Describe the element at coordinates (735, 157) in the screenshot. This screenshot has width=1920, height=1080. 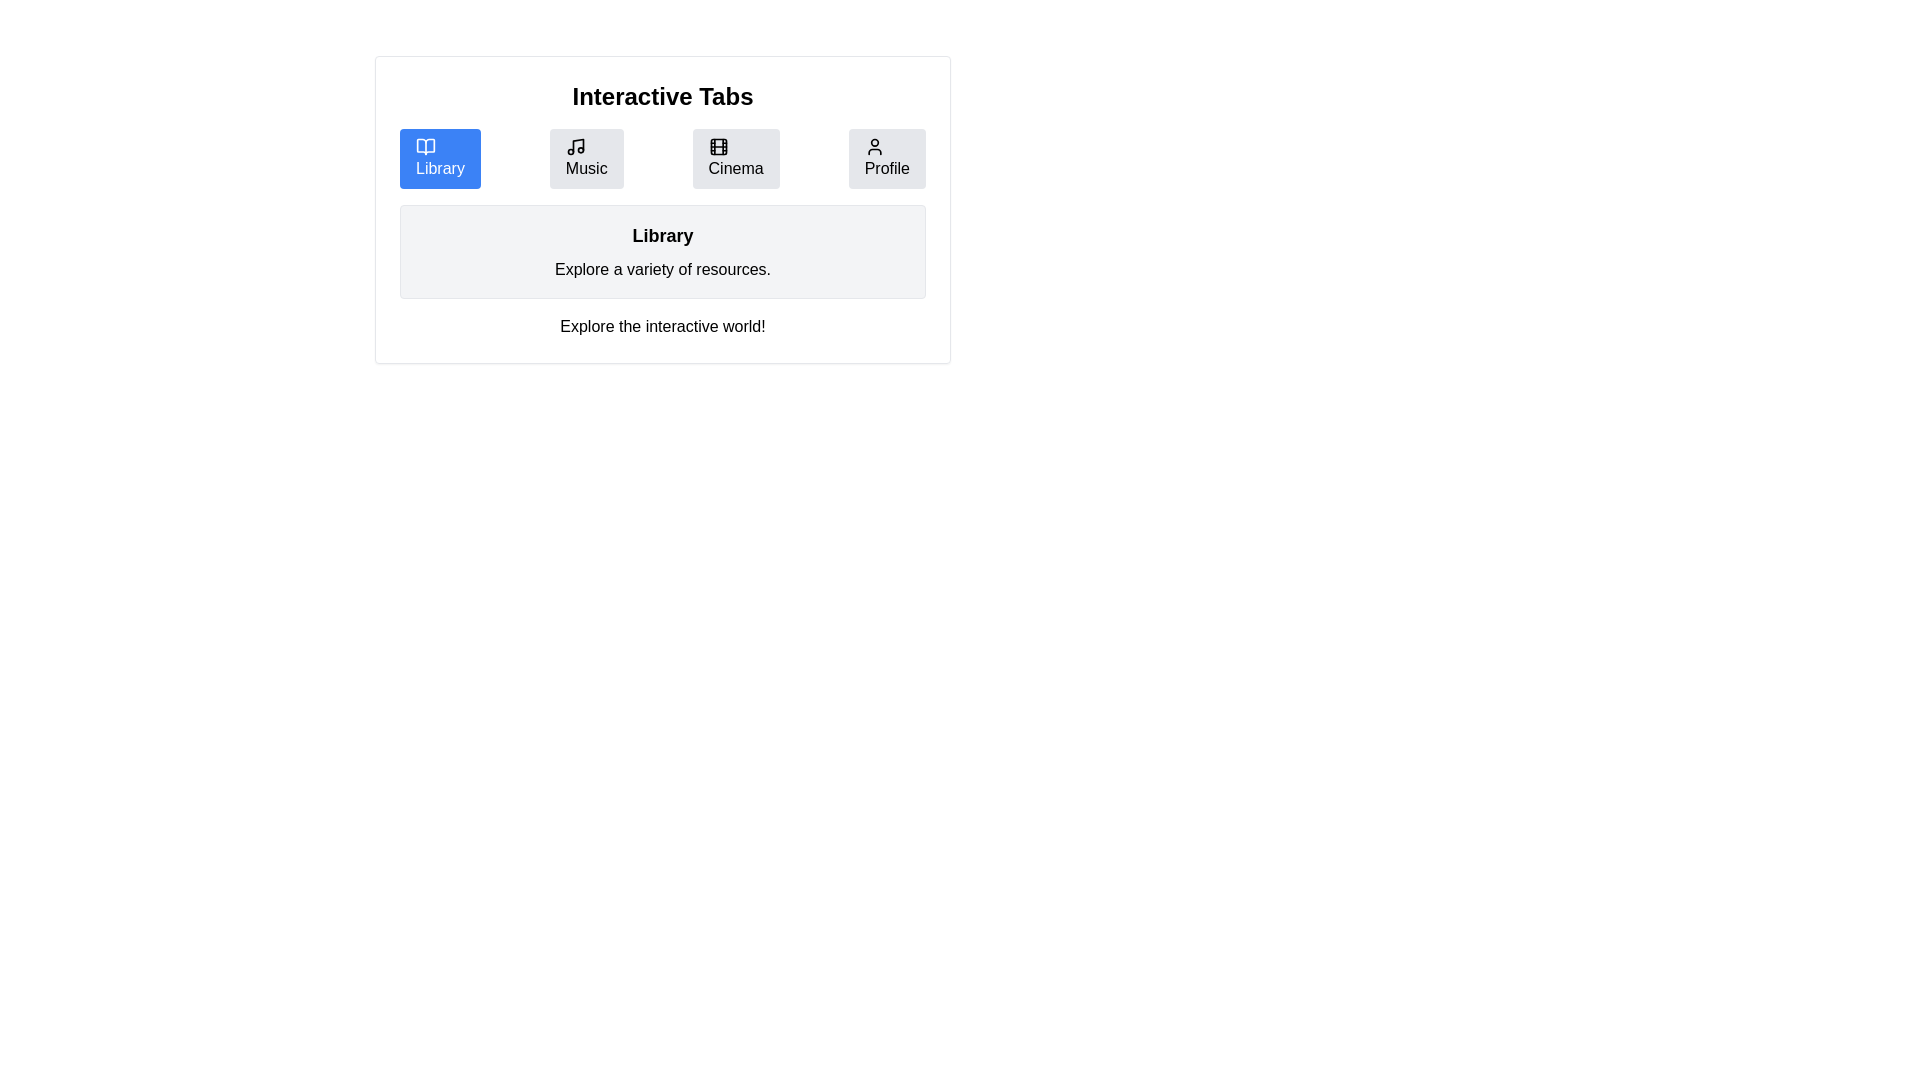
I see `the Cinema tab to view its content` at that location.